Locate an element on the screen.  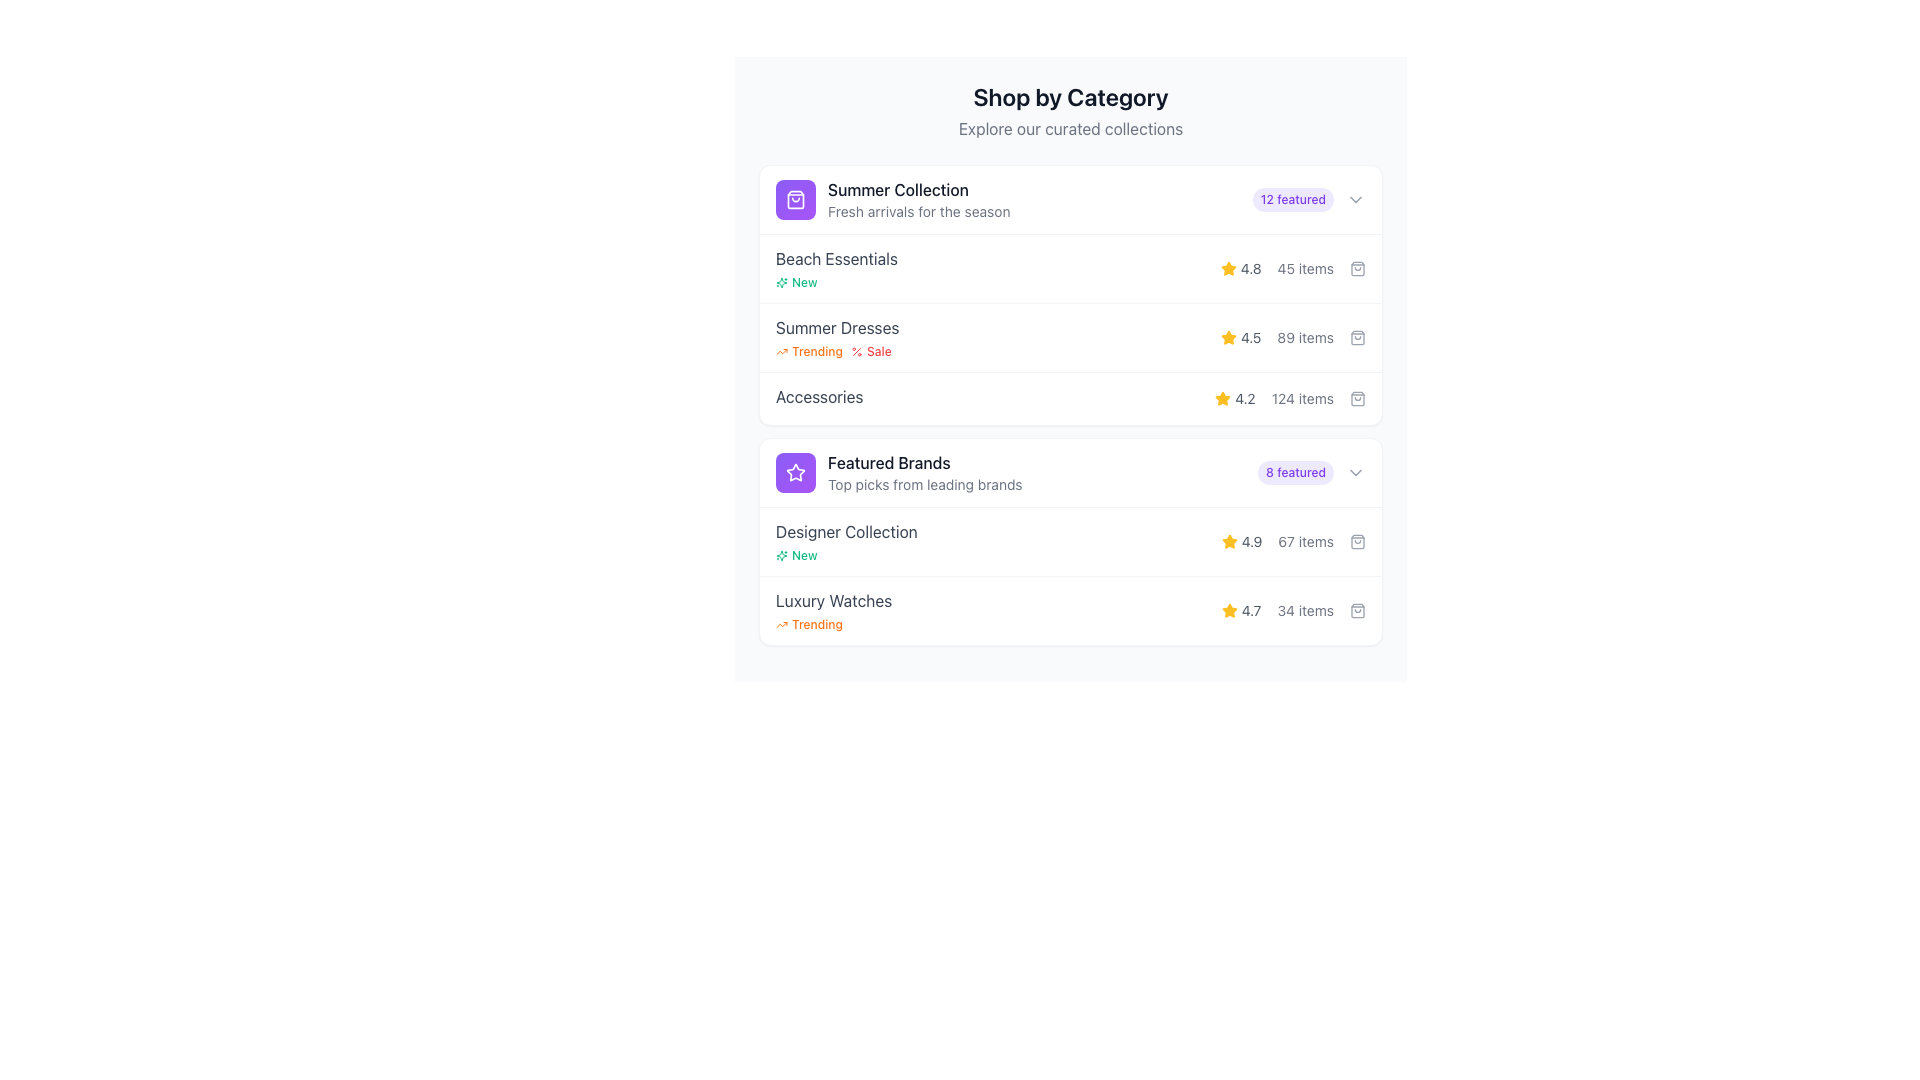
rating details of the List item labeled 'Designer Collection' which includes a star icon, a rating of '4.9', and '67 items' displayed to the right is located at coordinates (1069, 540).